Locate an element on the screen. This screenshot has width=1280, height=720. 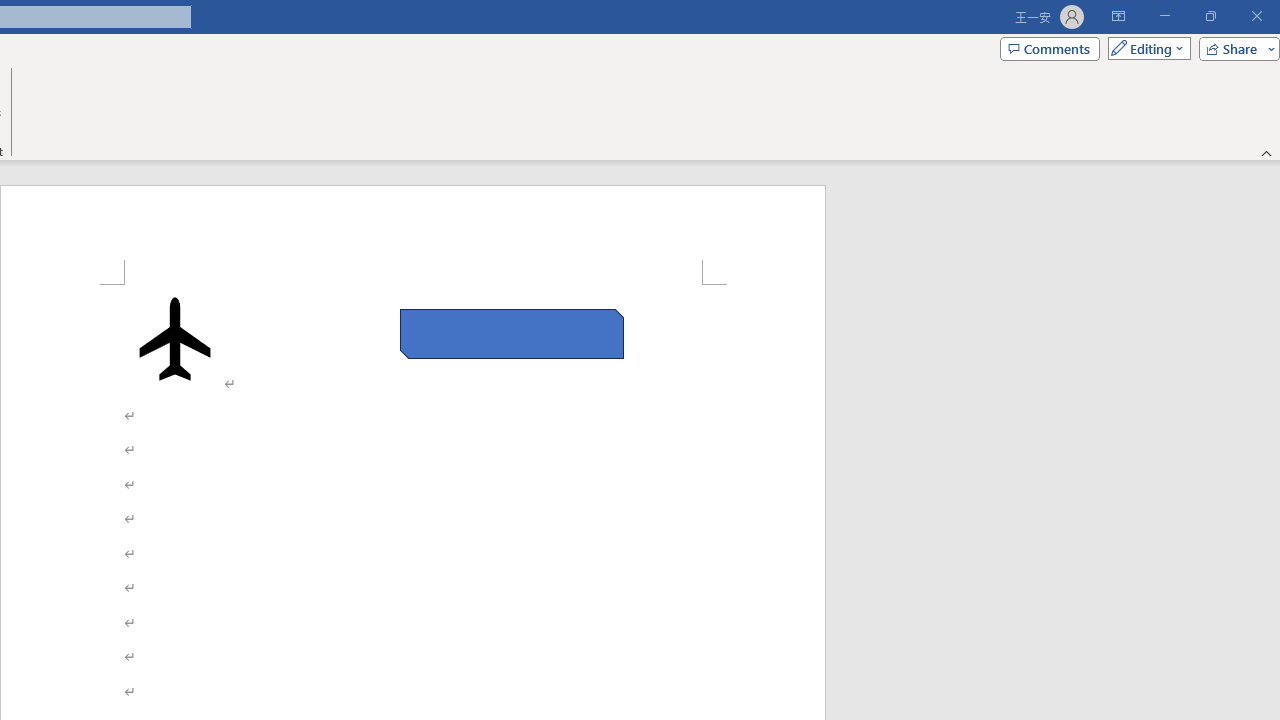
'Editing' is located at coordinates (1144, 47).